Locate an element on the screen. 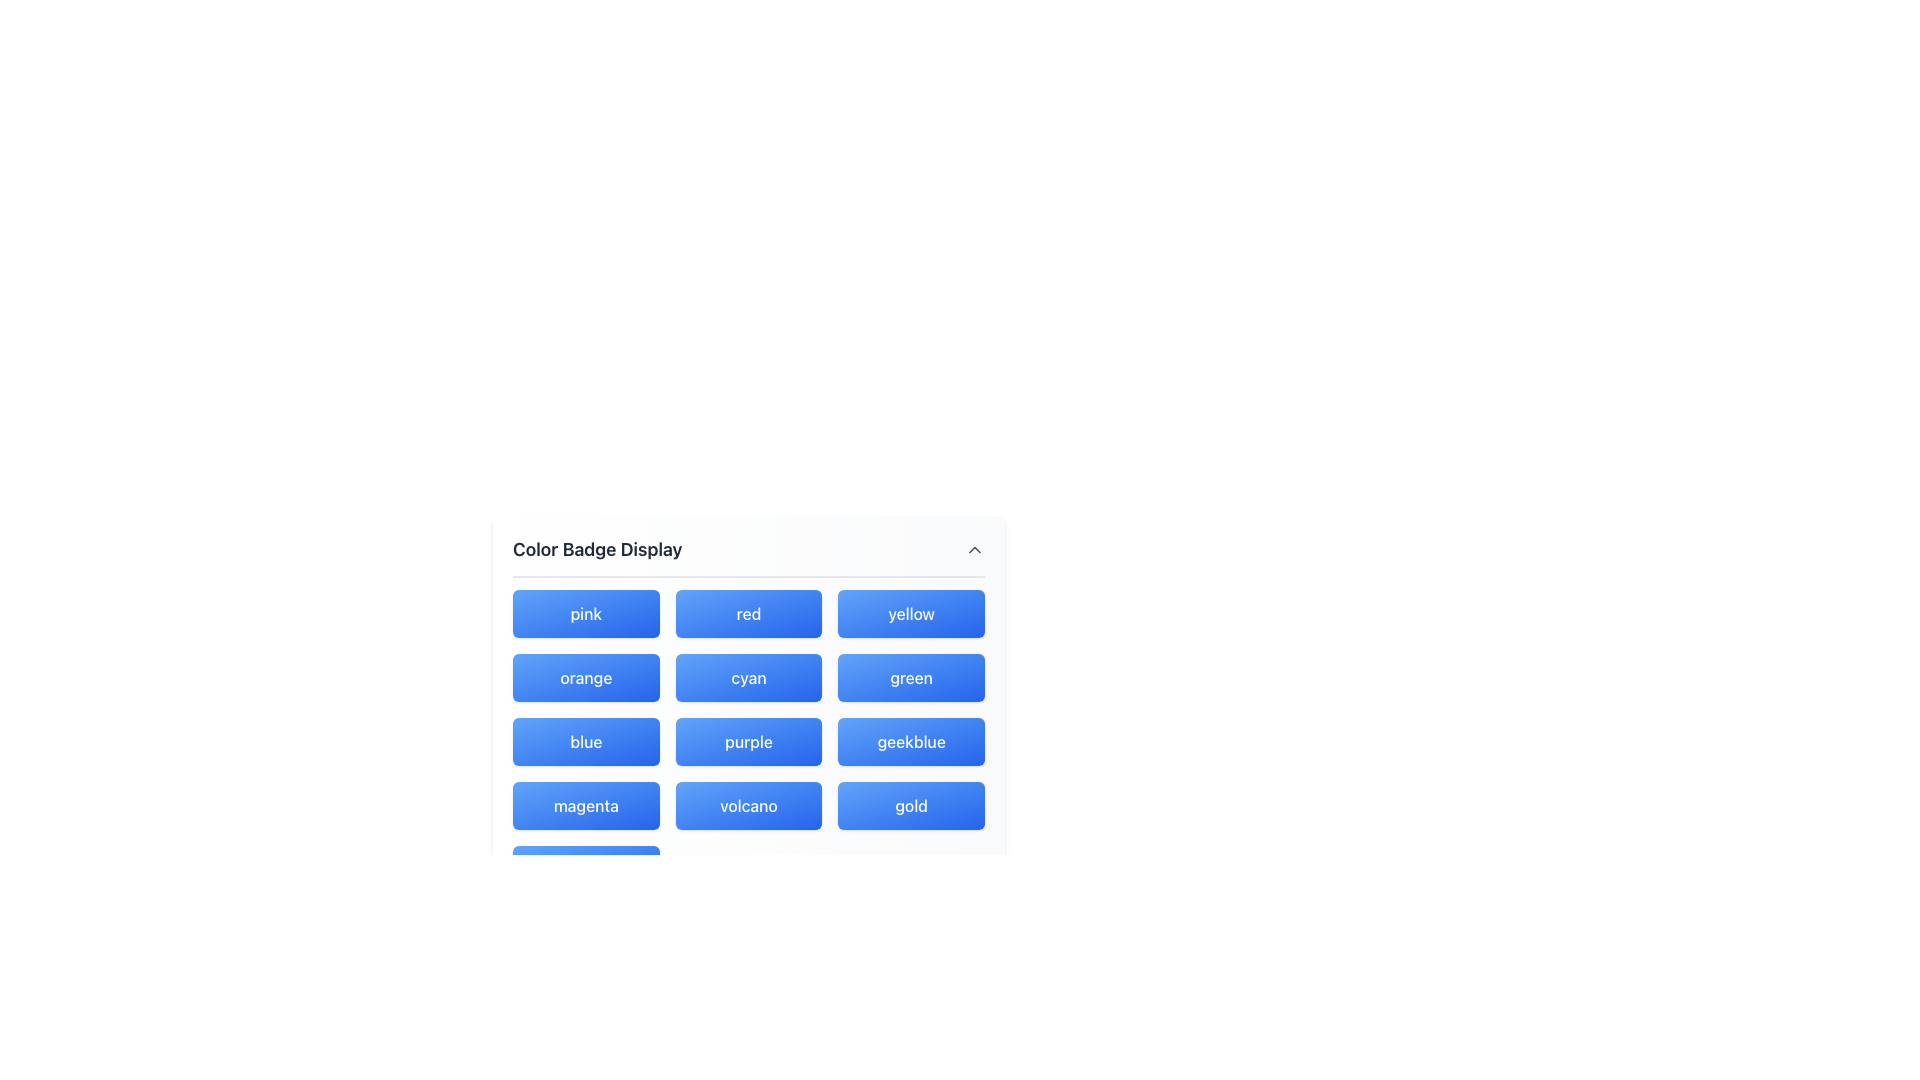 The width and height of the screenshot is (1920, 1080). the button labeled 'purple' which is styled with a gradient from blue to darker blue, located in the middle of the third row in the grid layout is located at coordinates (747, 741).